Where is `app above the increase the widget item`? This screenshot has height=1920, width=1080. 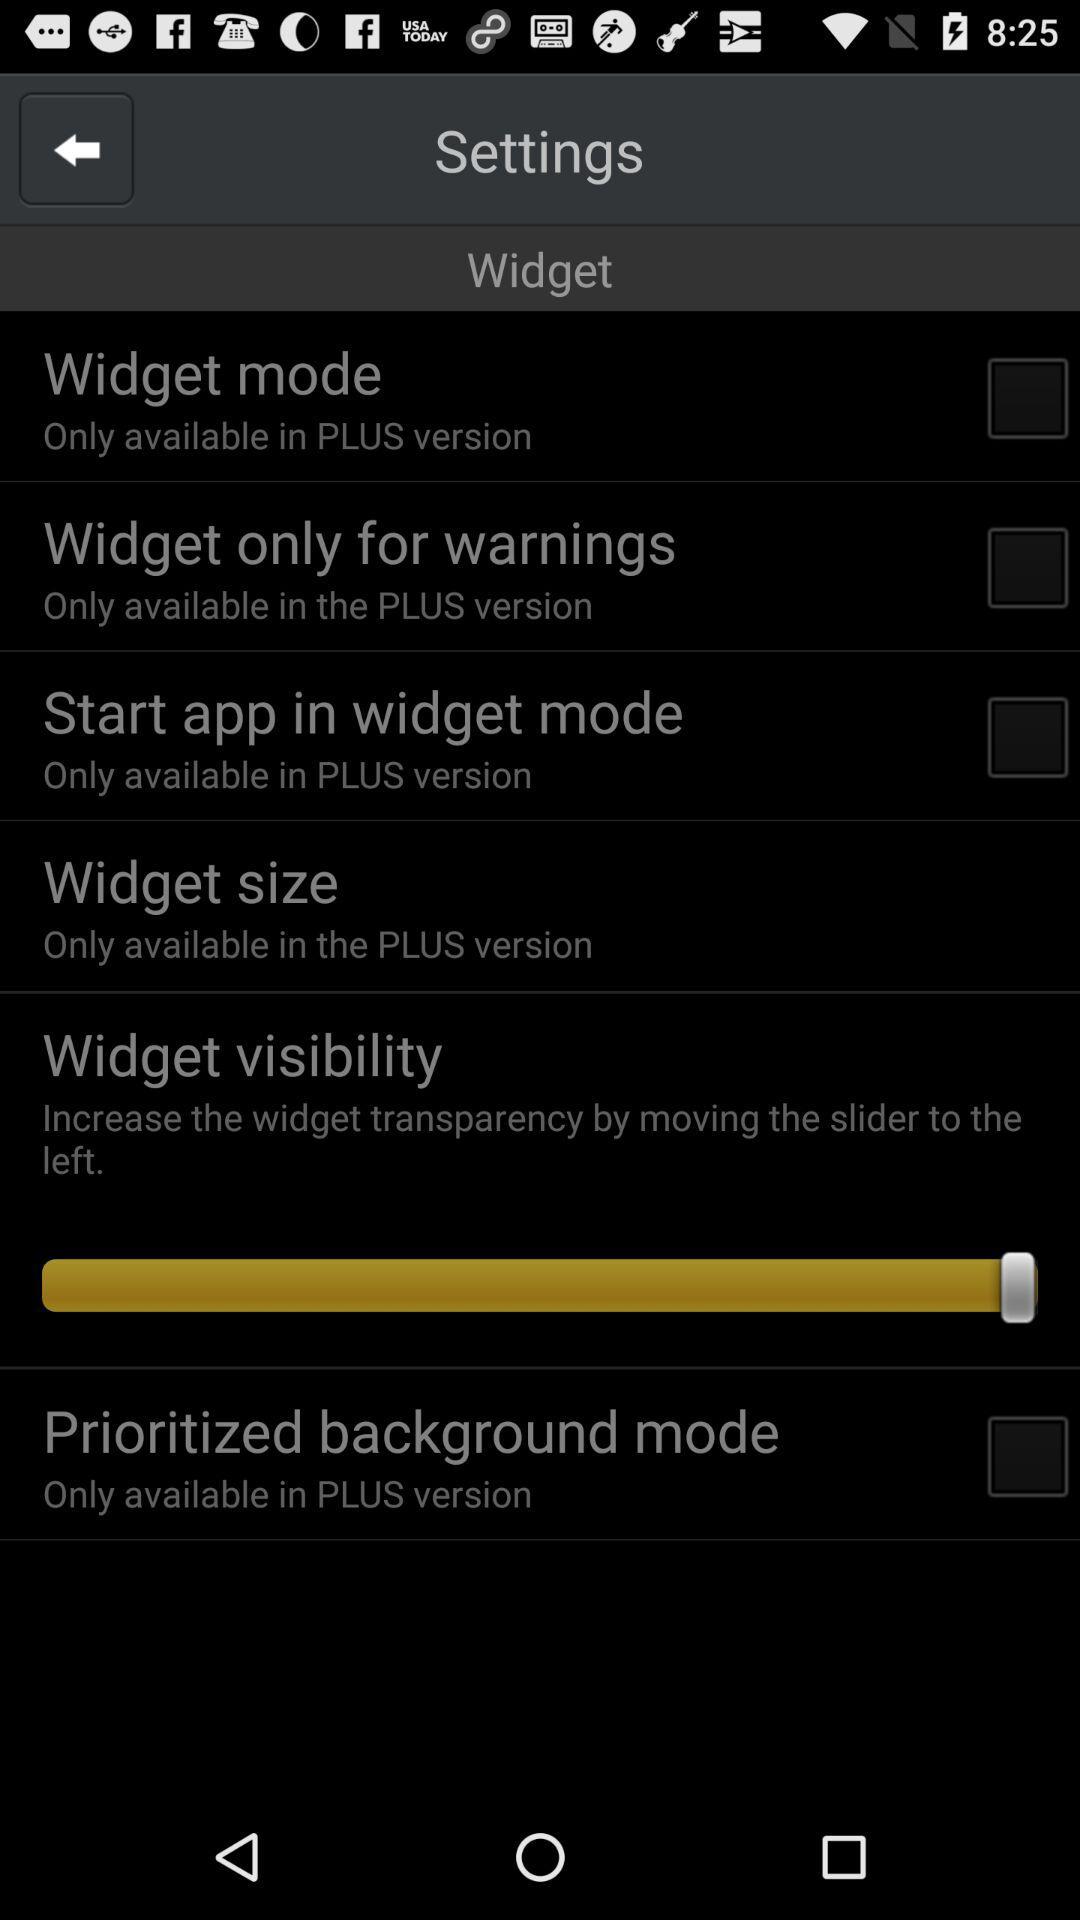
app above the increase the widget item is located at coordinates (550, 1052).